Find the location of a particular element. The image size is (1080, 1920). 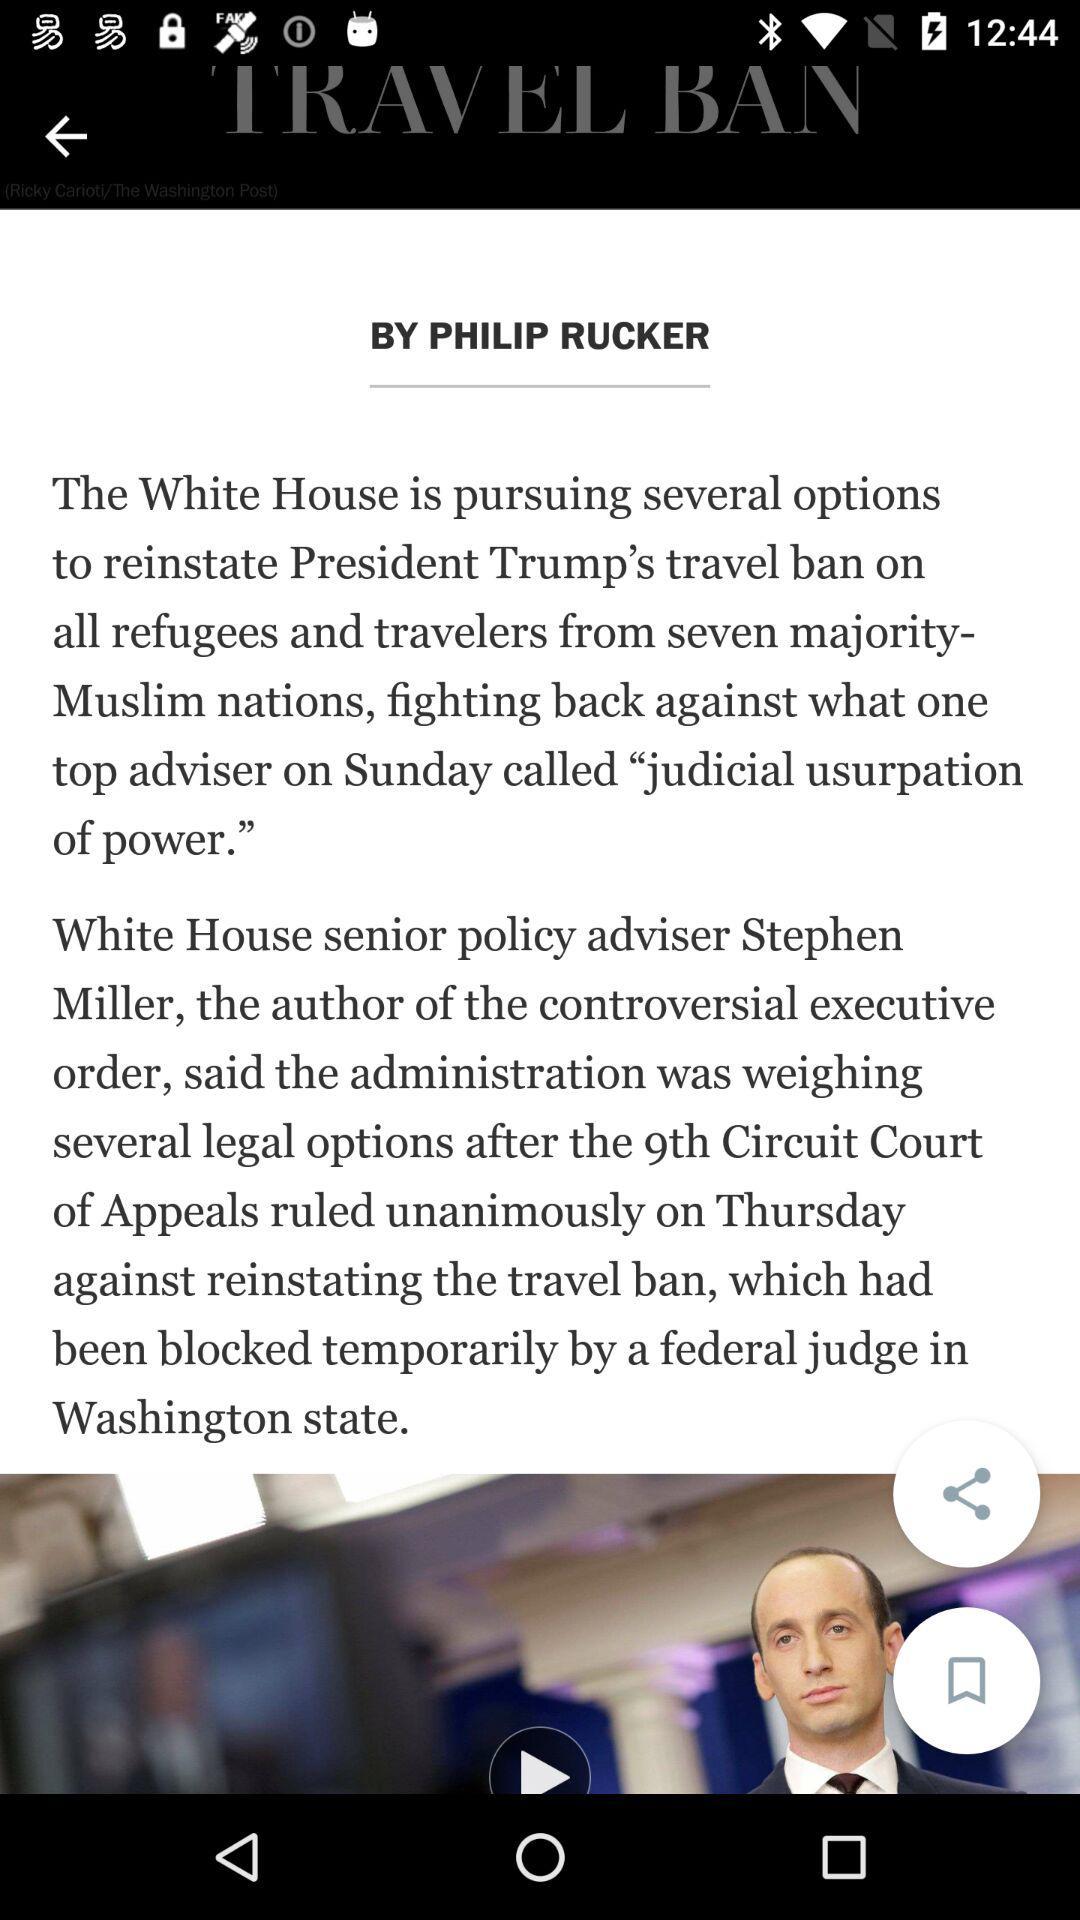

previous page is located at coordinates (64, 135).